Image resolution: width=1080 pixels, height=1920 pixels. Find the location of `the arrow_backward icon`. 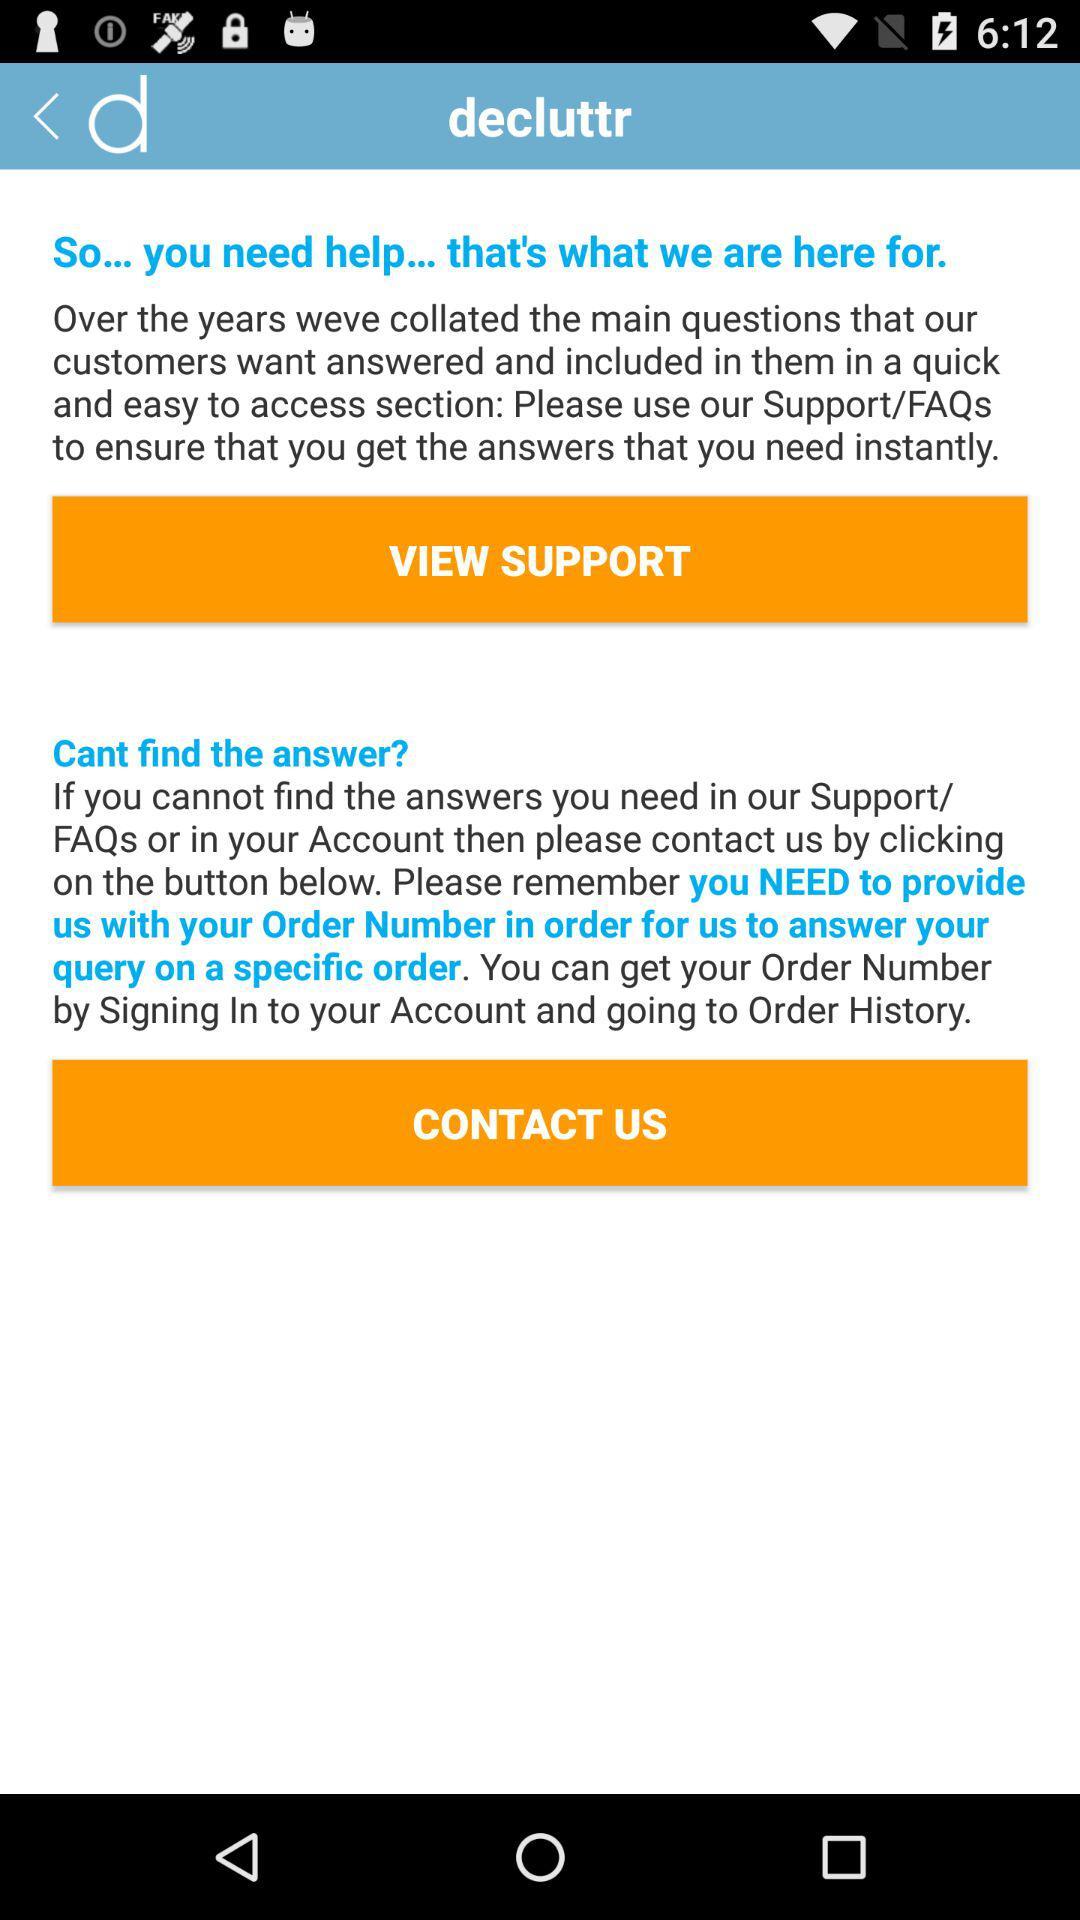

the arrow_backward icon is located at coordinates (45, 123).